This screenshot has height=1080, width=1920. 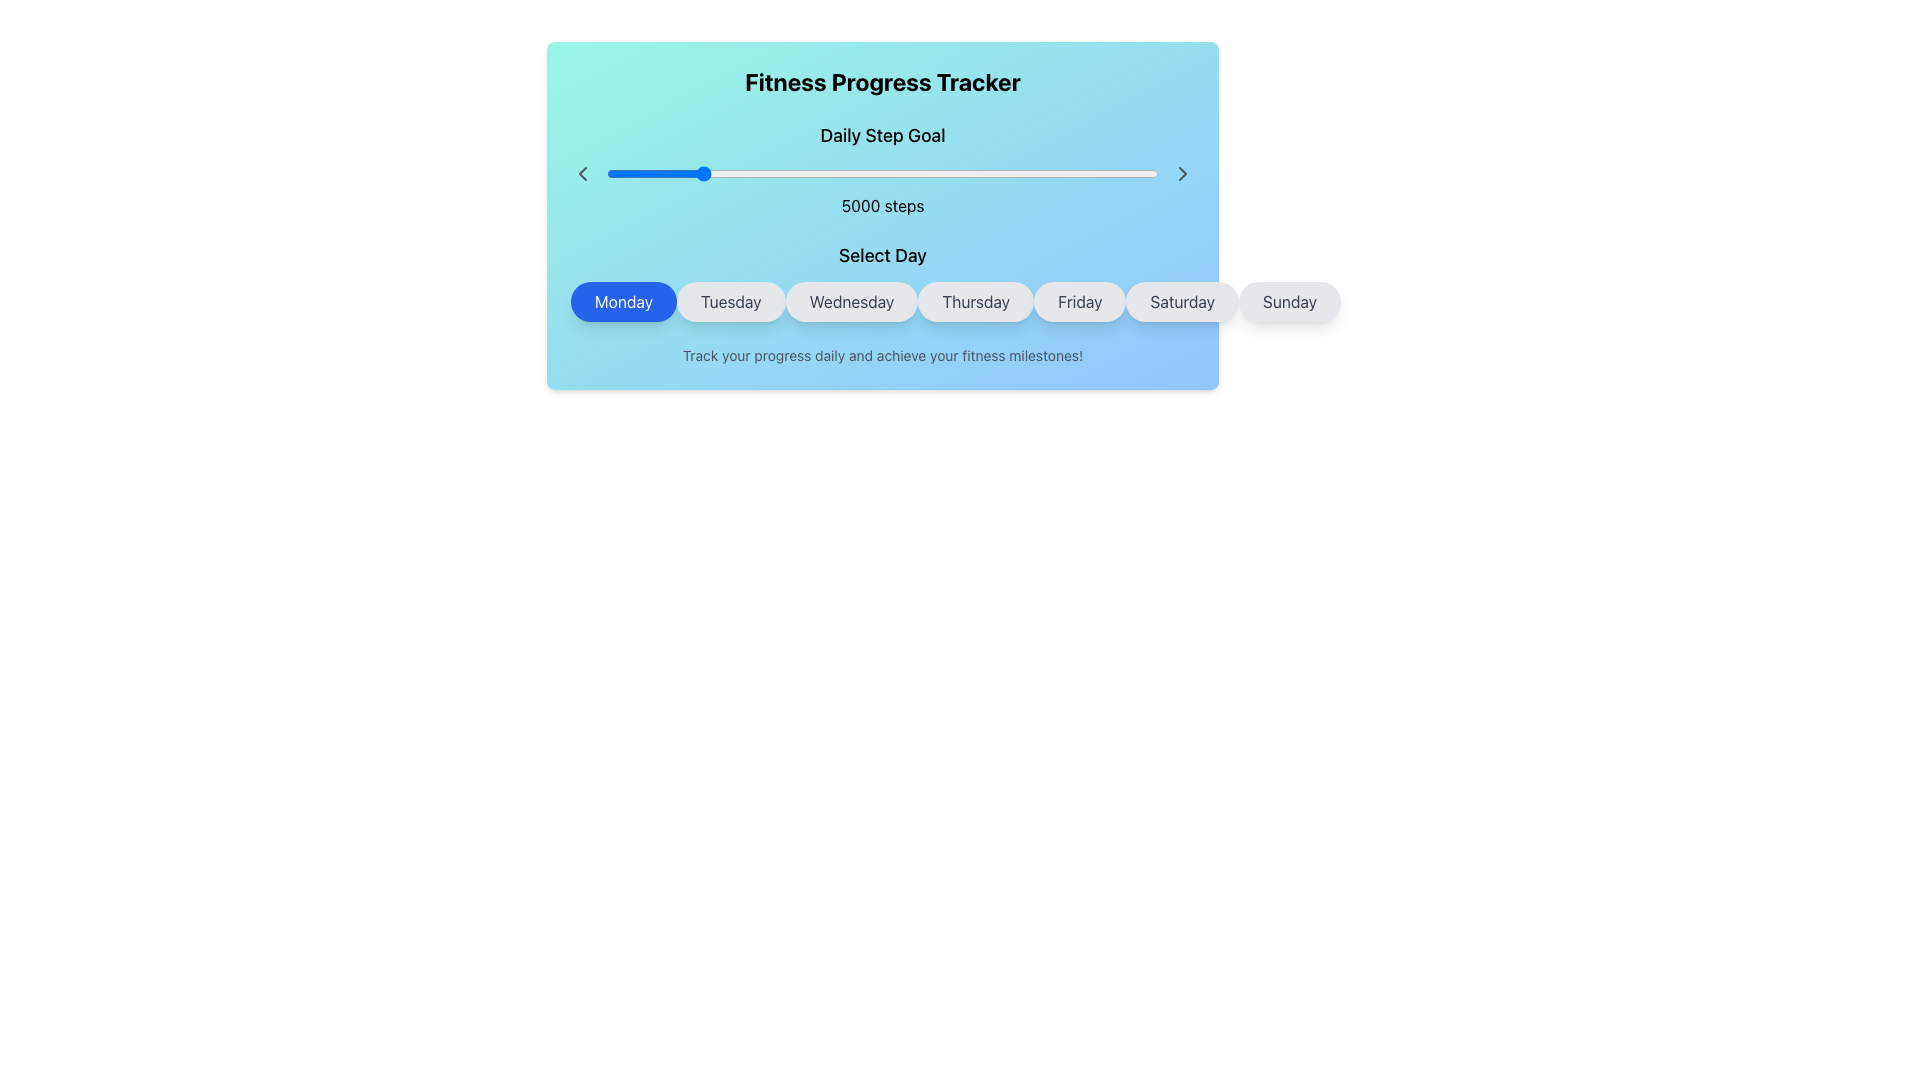 I want to click on the step goal, so click(x=845, y=172).